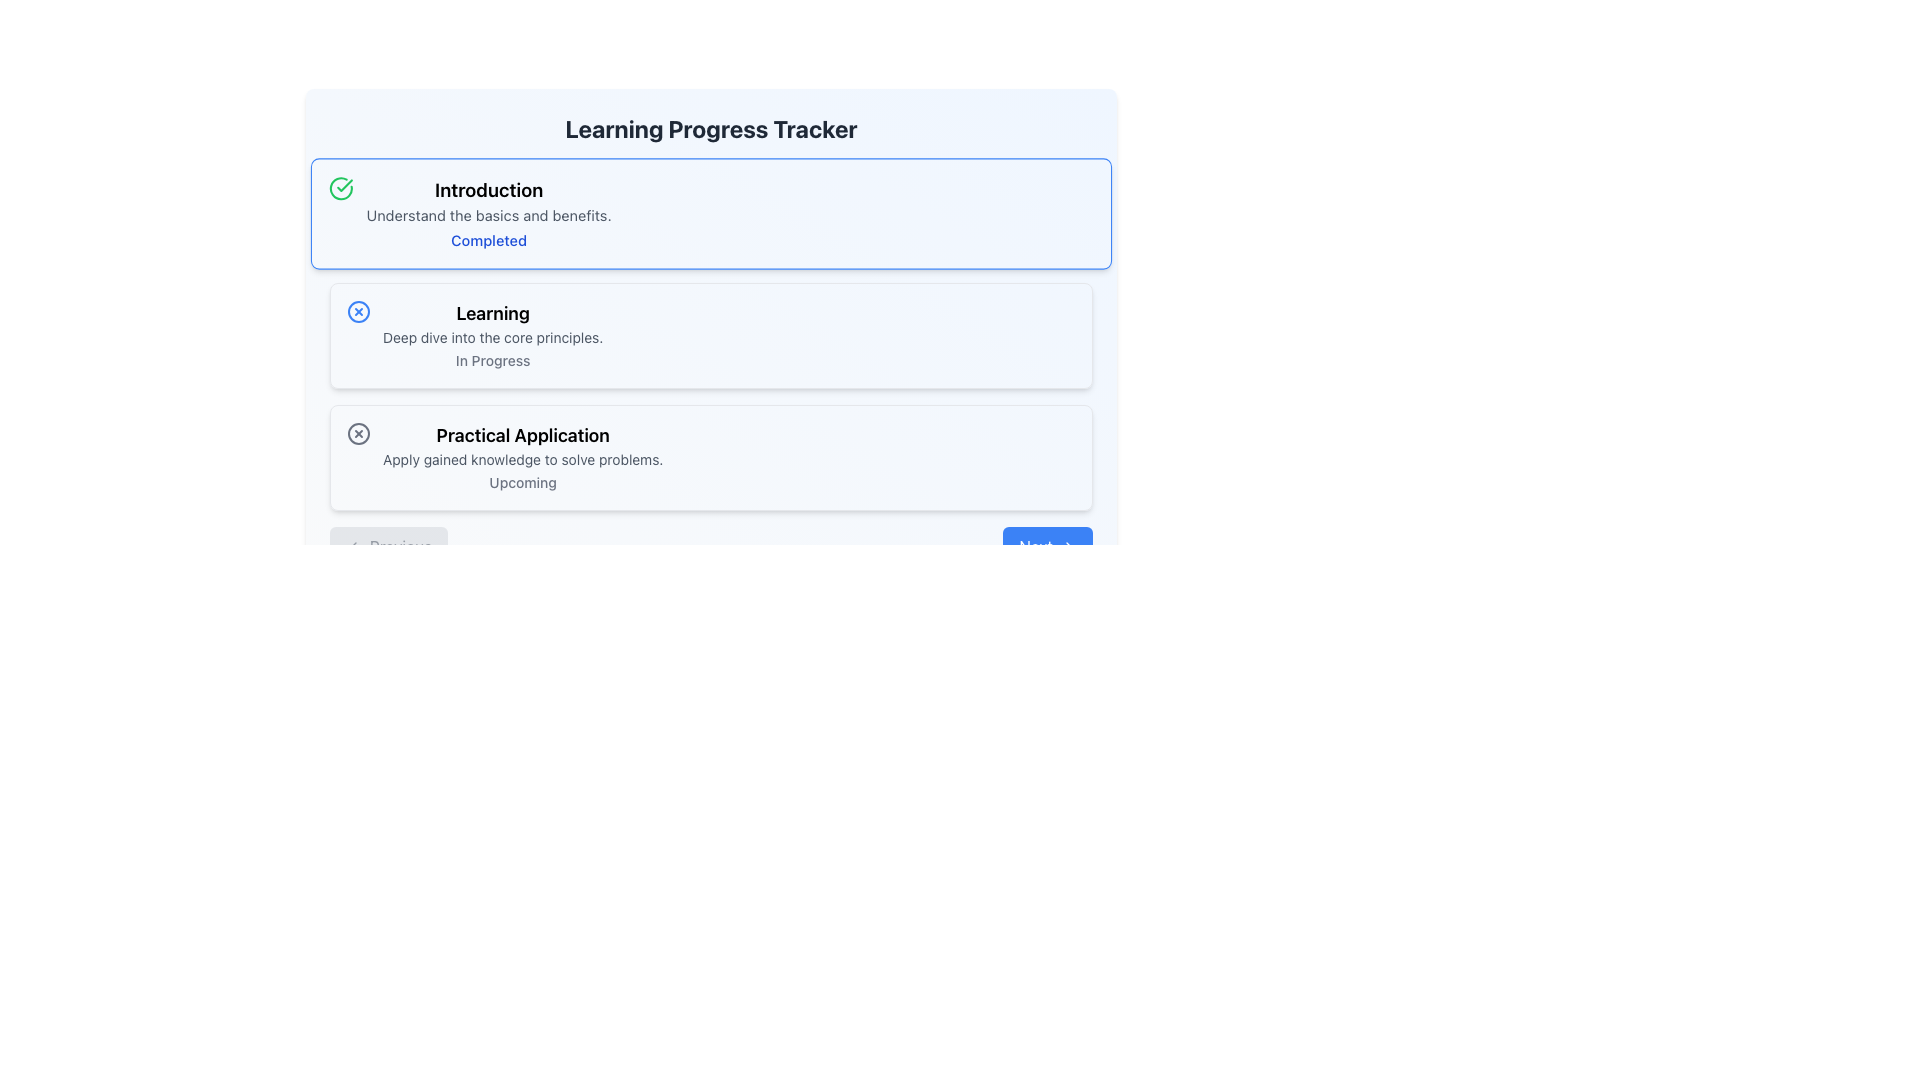 This screenshot has height=1080, width=1920. Describe the element at coordinates (711, 458) in the screenshot. I see `the Interactive Card titled 'Practical Application', which is the third card in a list, featuring a bold title, a descriptive middle section, and a status at the bottom` at that location.